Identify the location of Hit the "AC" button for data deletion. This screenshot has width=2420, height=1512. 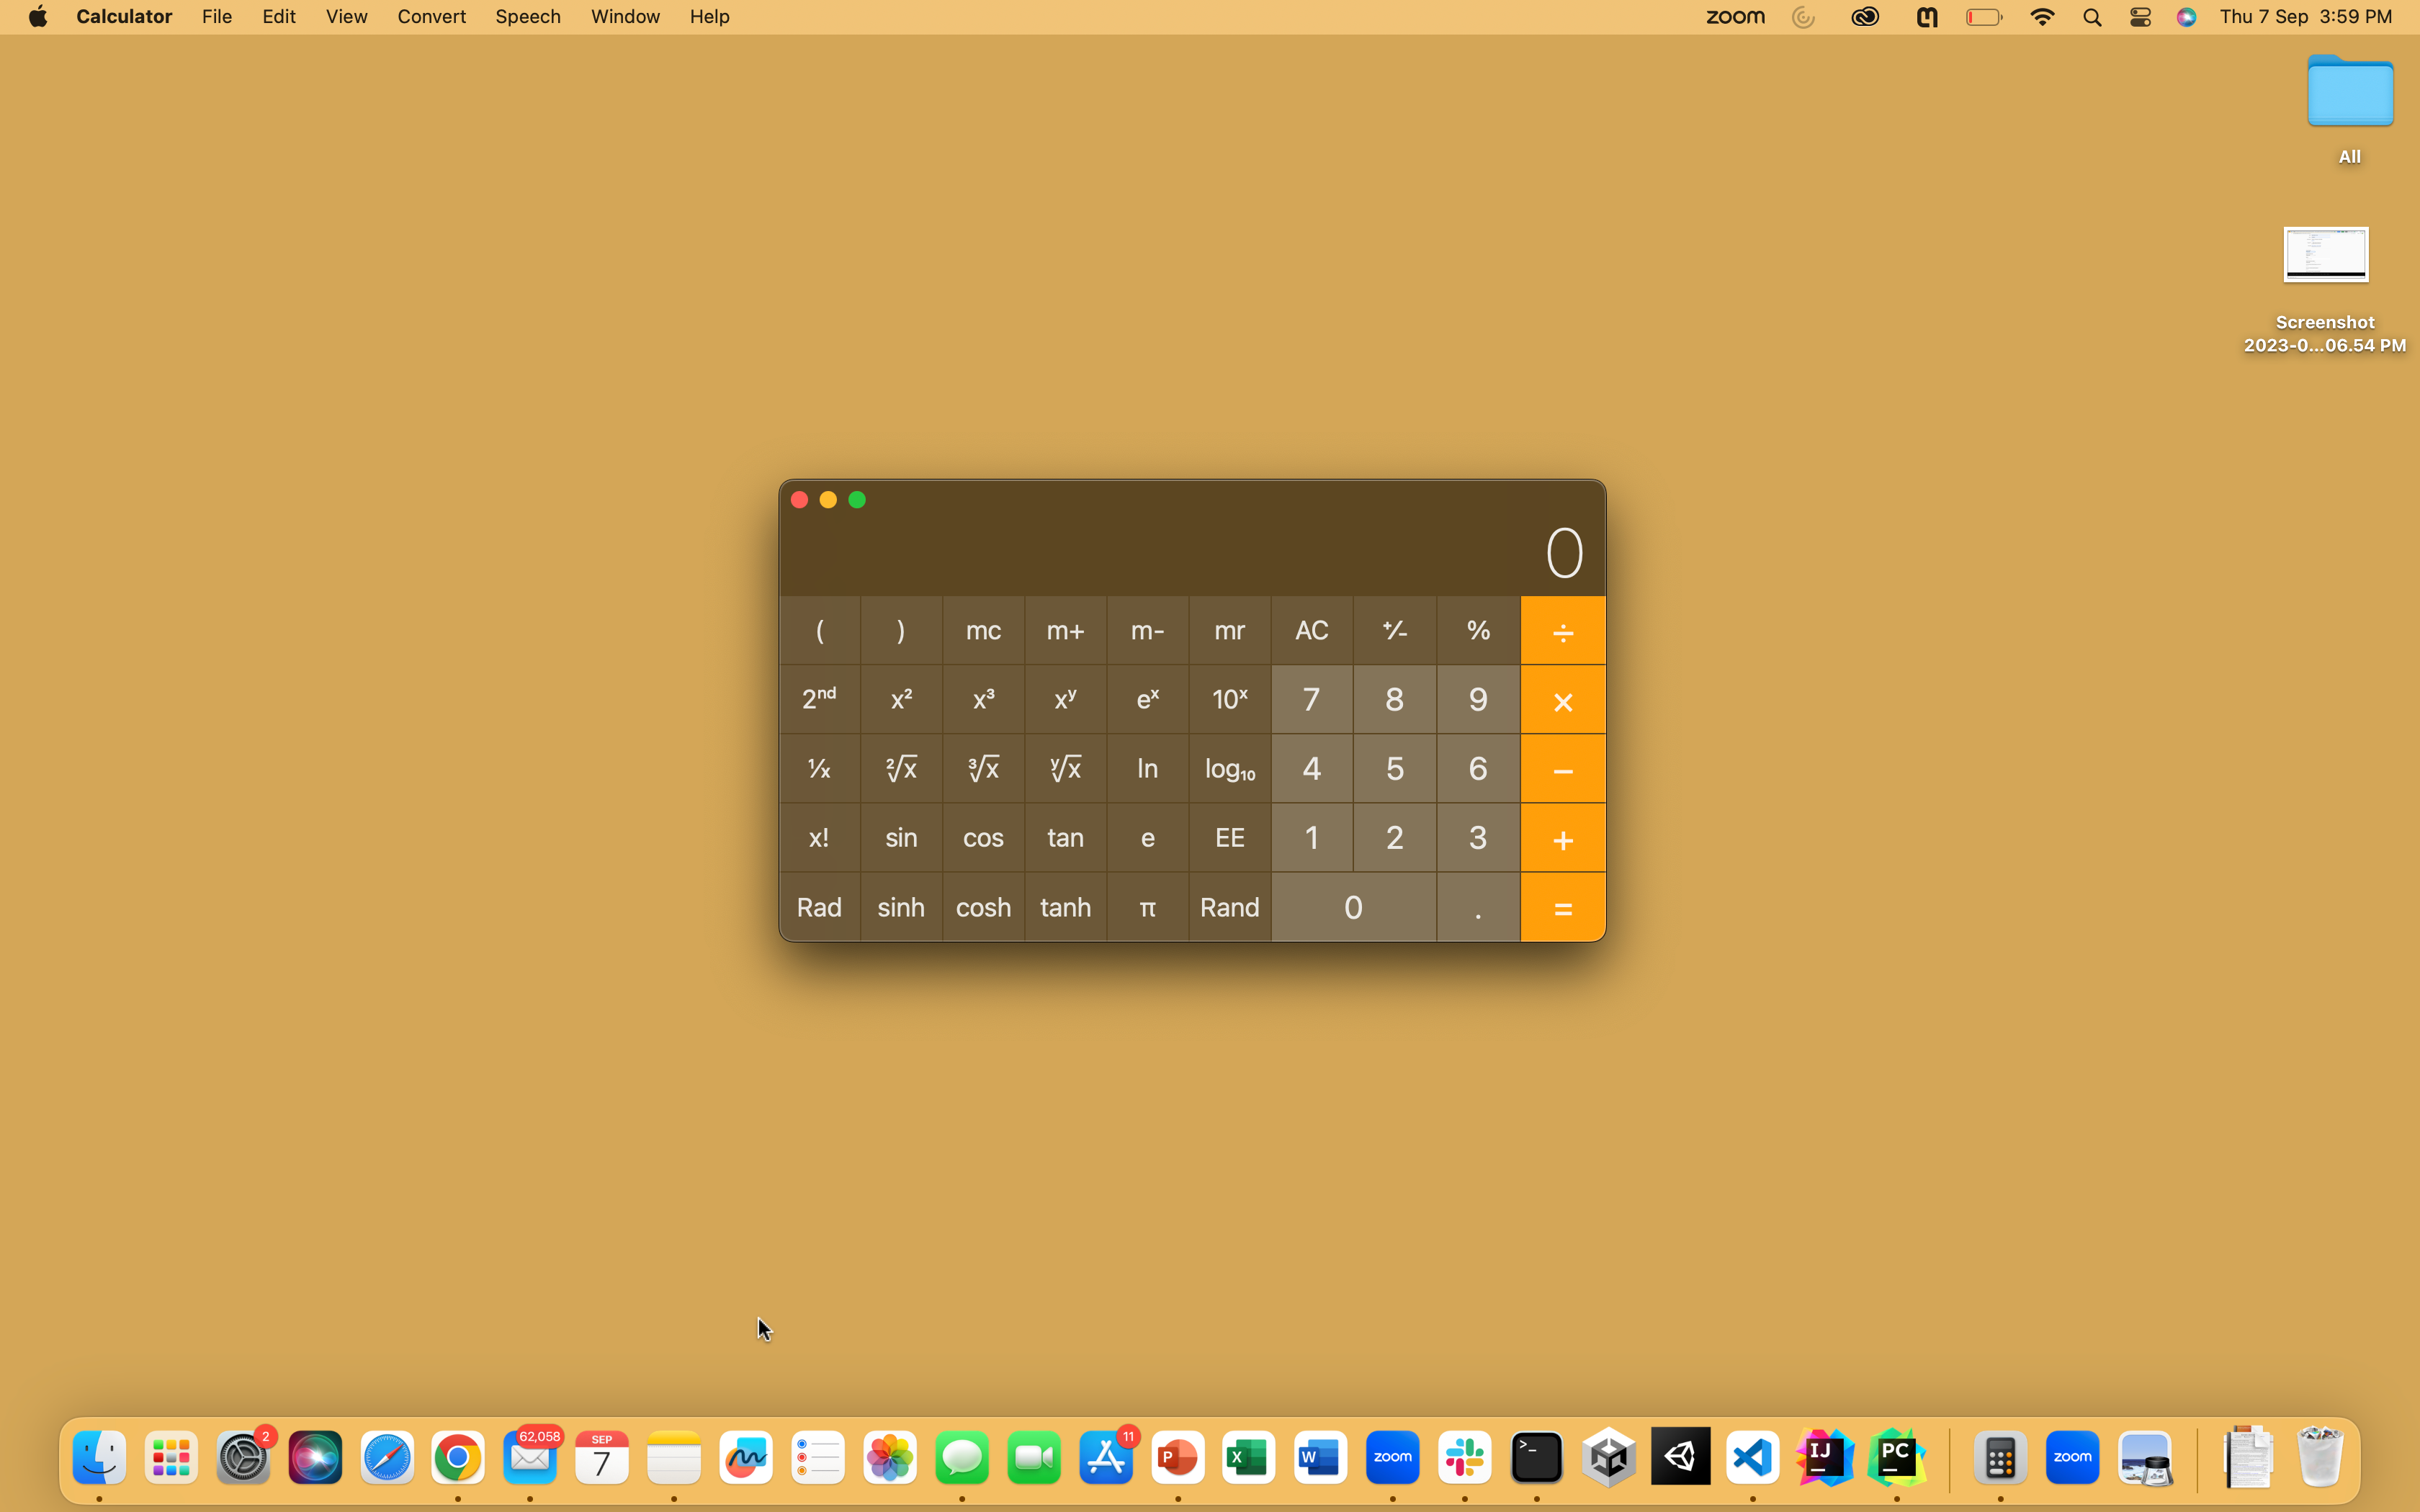
(1312, 631).